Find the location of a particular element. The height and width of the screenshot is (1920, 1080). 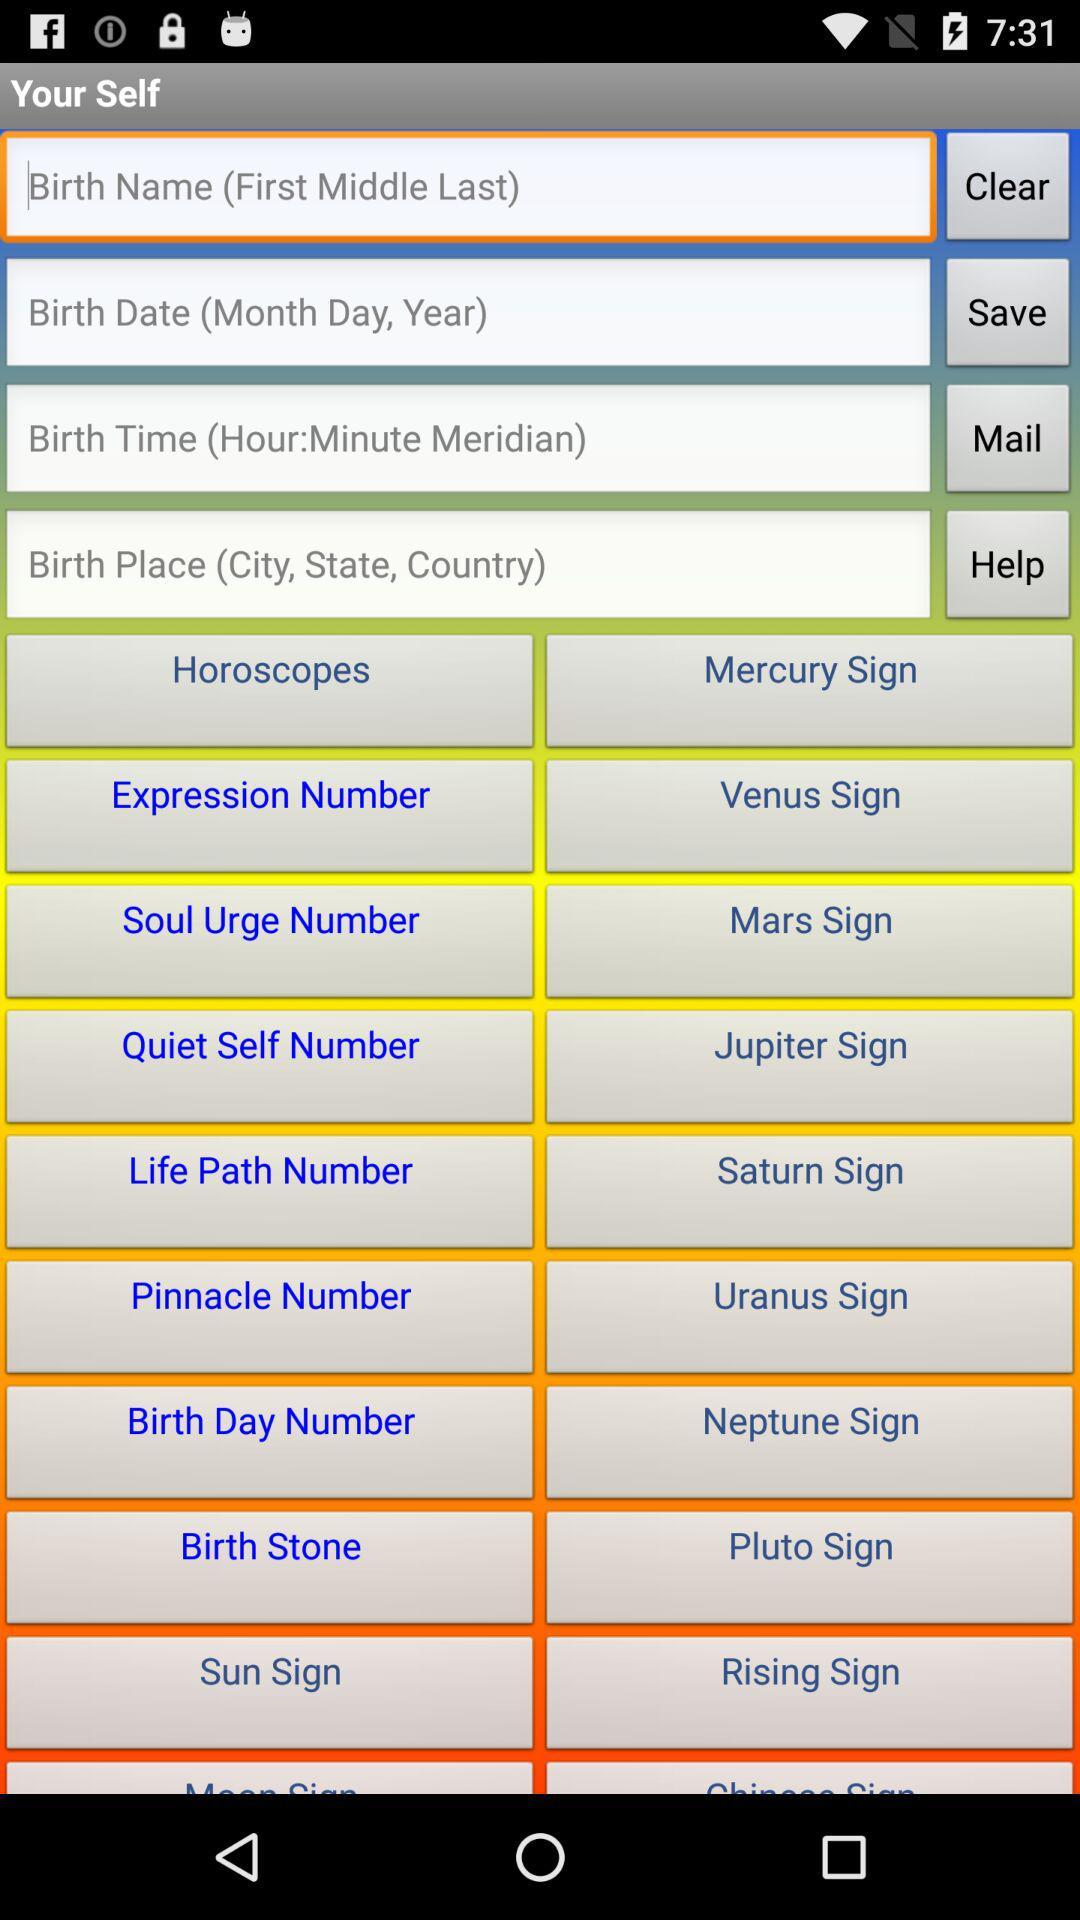

input information is located at coordinates (468, 442).